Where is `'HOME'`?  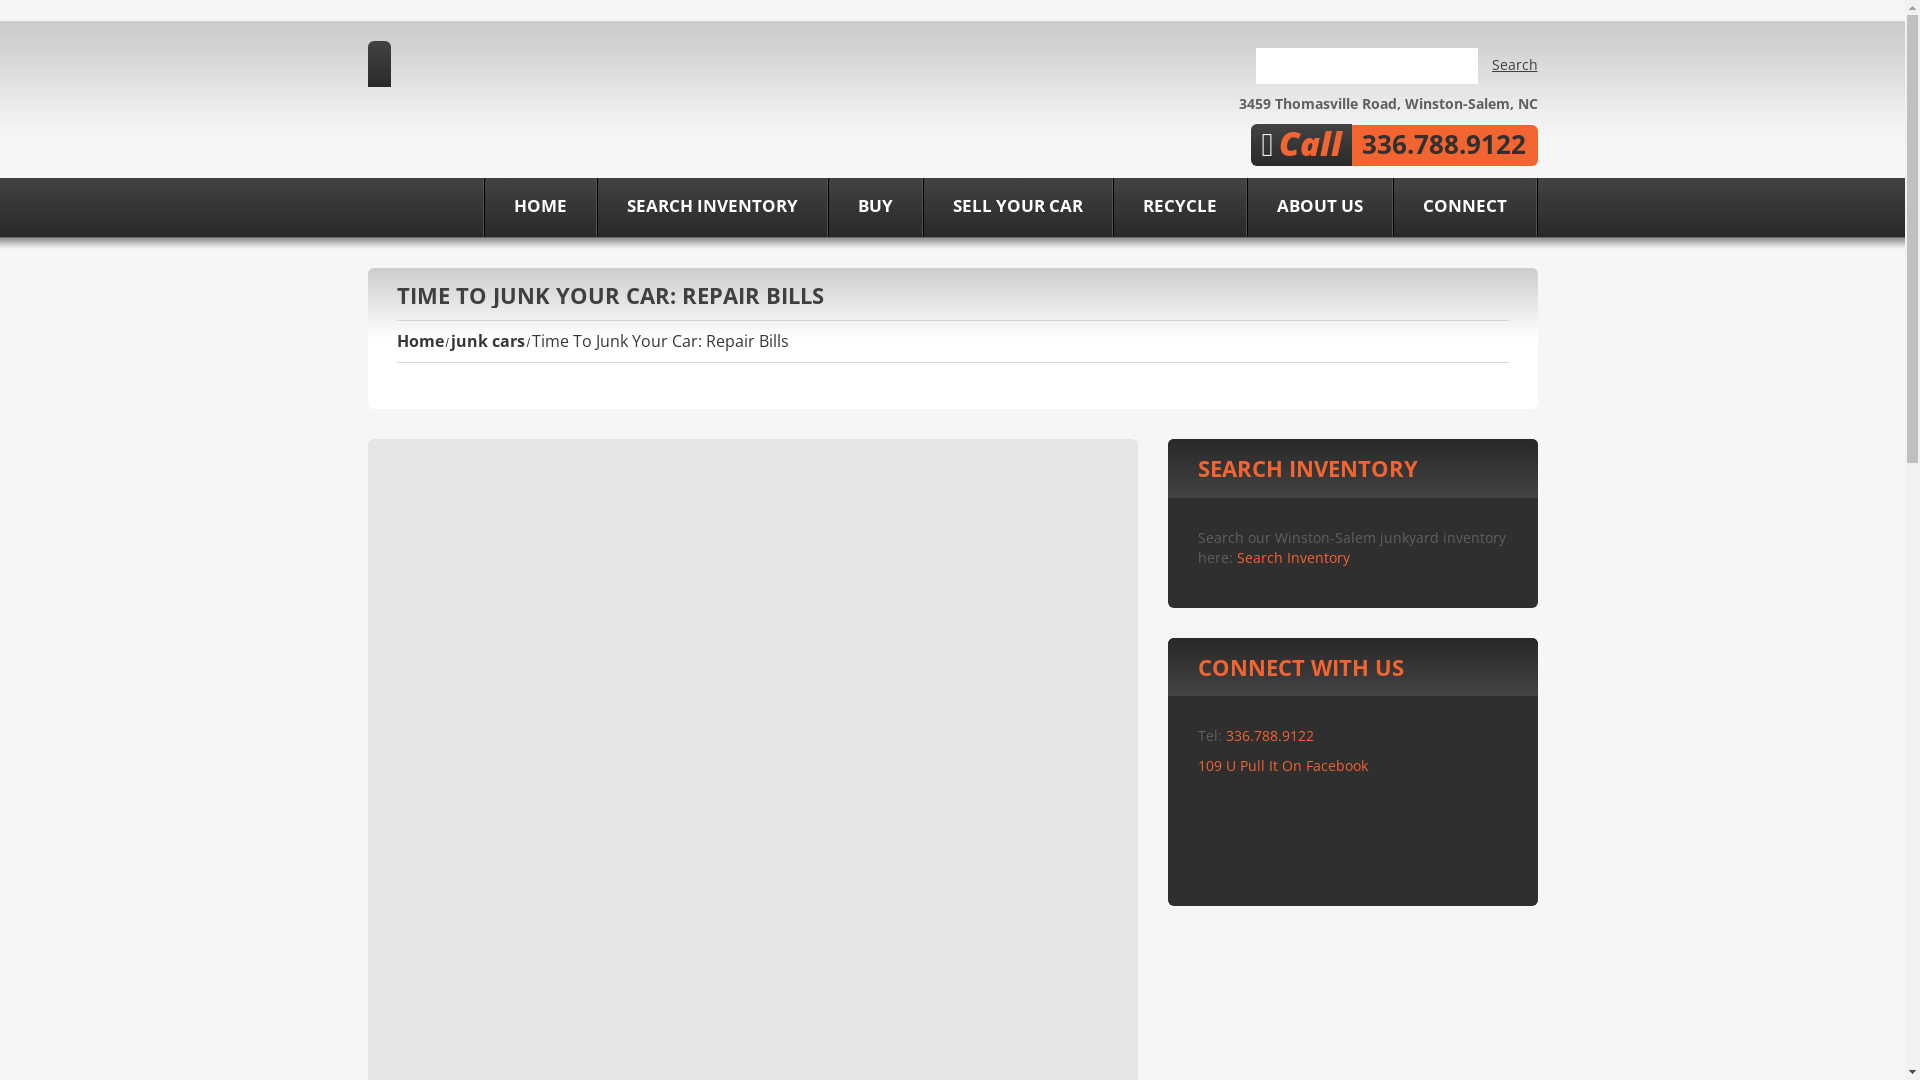 'HOME' is located at coordinates (540, 207).